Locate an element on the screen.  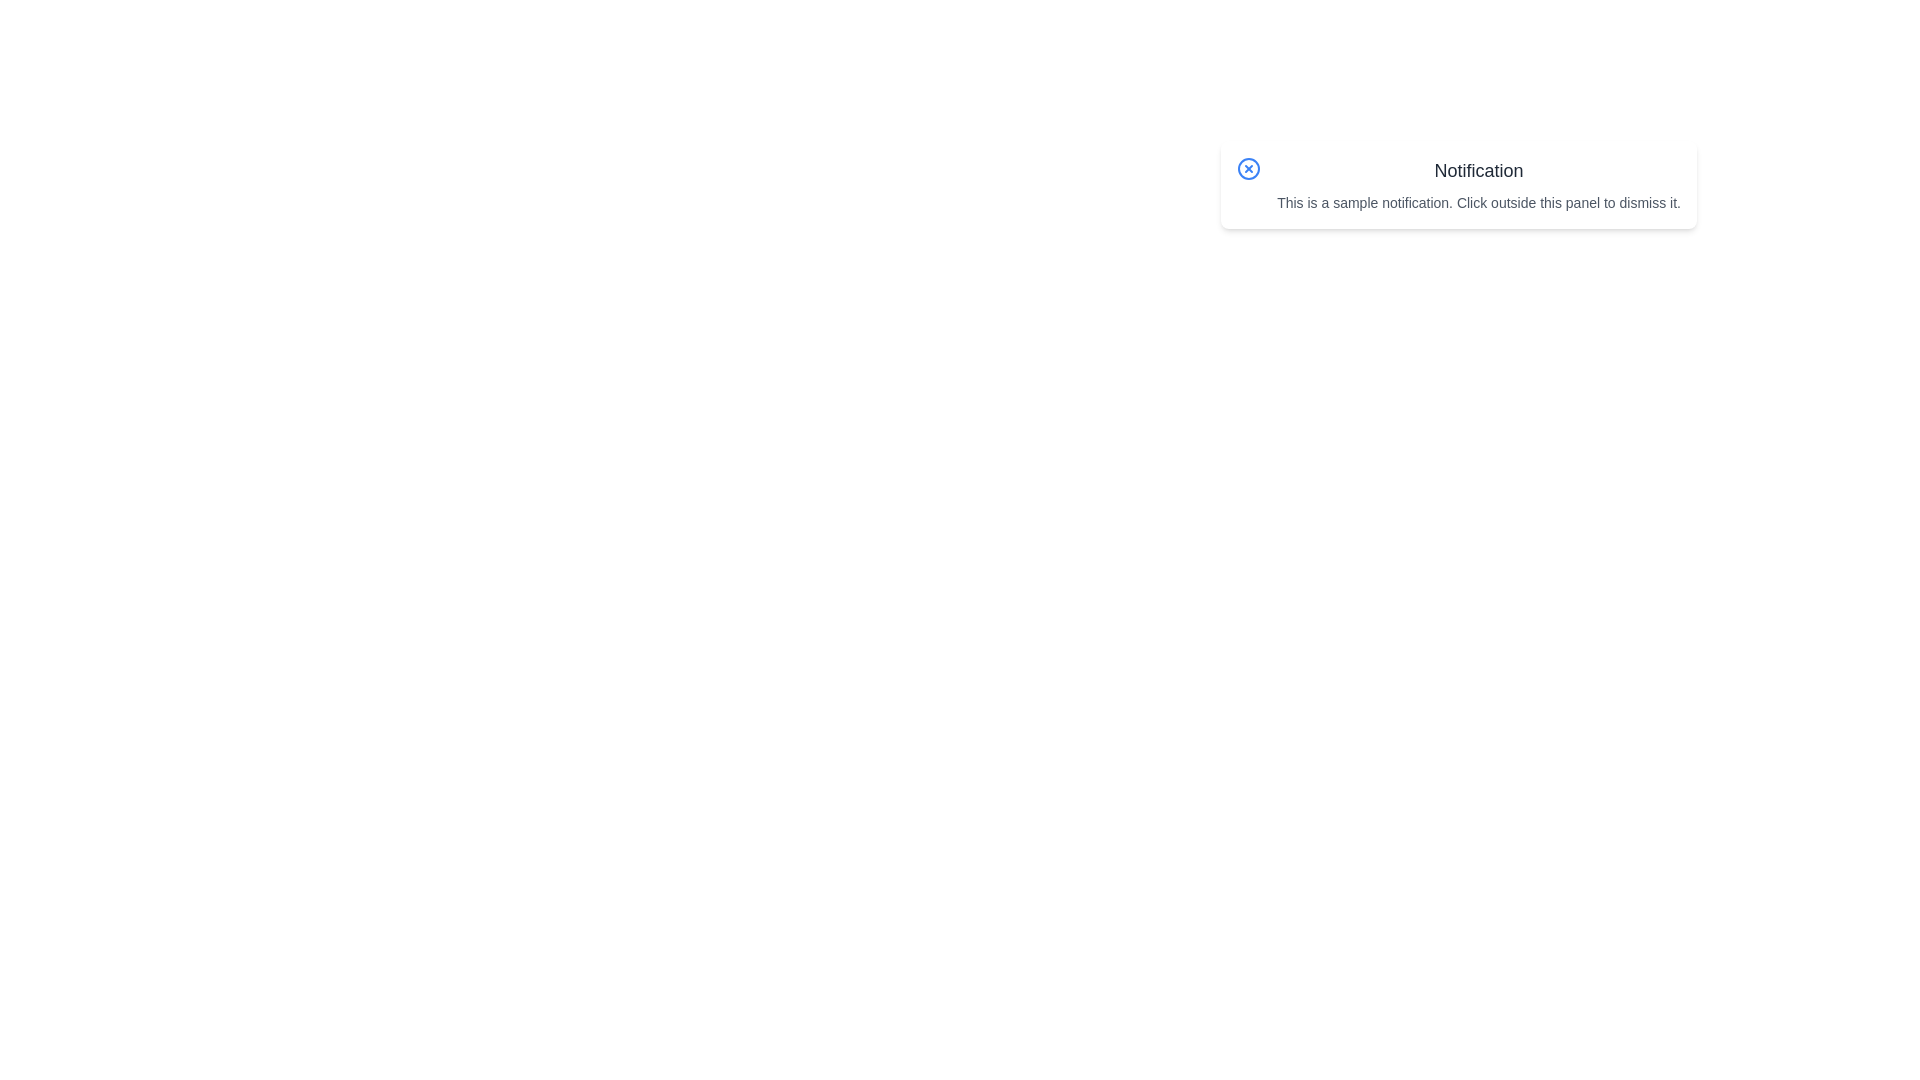
the graphical representation of the SVG circle element that serves as a decorative component of a close button icon located at the top-left corner of the notification card is located at coordinates (1248, 168).